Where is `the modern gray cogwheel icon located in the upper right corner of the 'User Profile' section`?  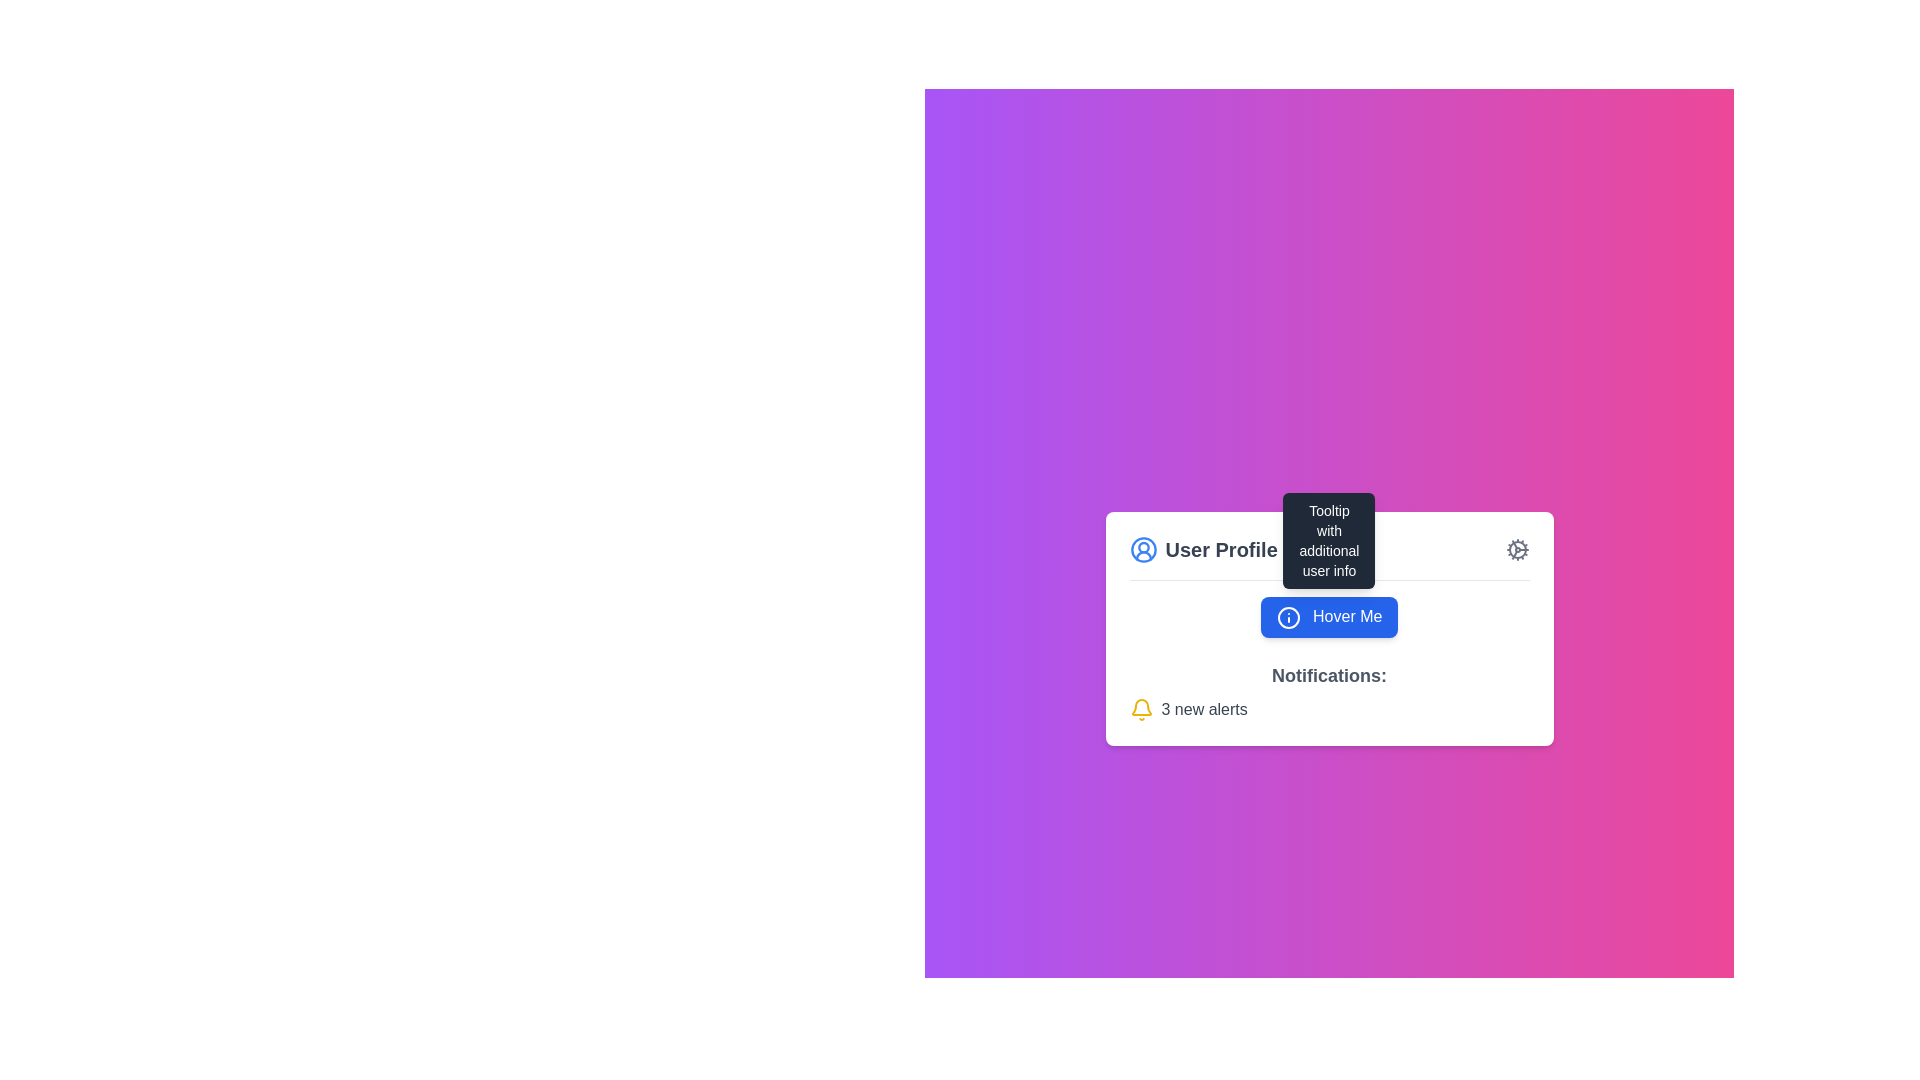
the modern gray cogwheel icon located in the upper right corner of the 'User Profile' section is located at coordinates (1517, 550).